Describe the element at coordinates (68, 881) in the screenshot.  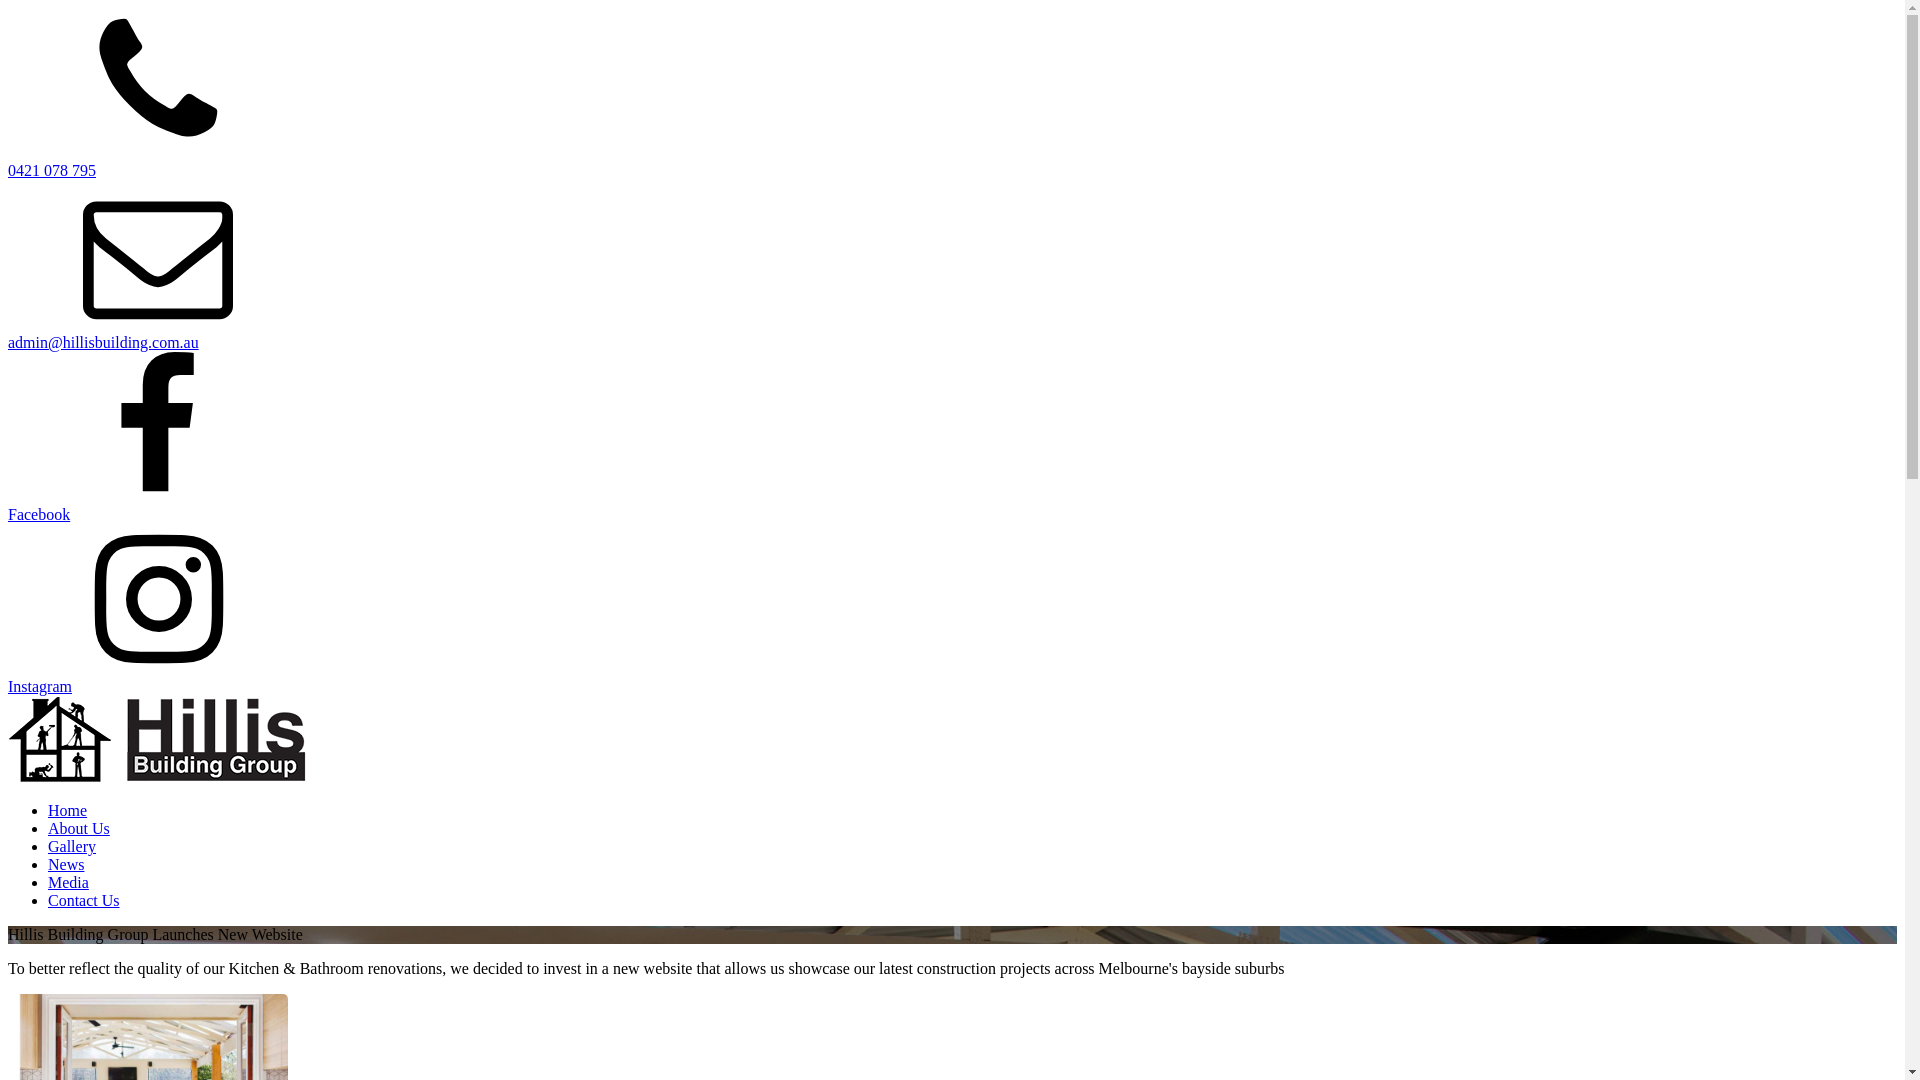
I see `'Media'` at that location.